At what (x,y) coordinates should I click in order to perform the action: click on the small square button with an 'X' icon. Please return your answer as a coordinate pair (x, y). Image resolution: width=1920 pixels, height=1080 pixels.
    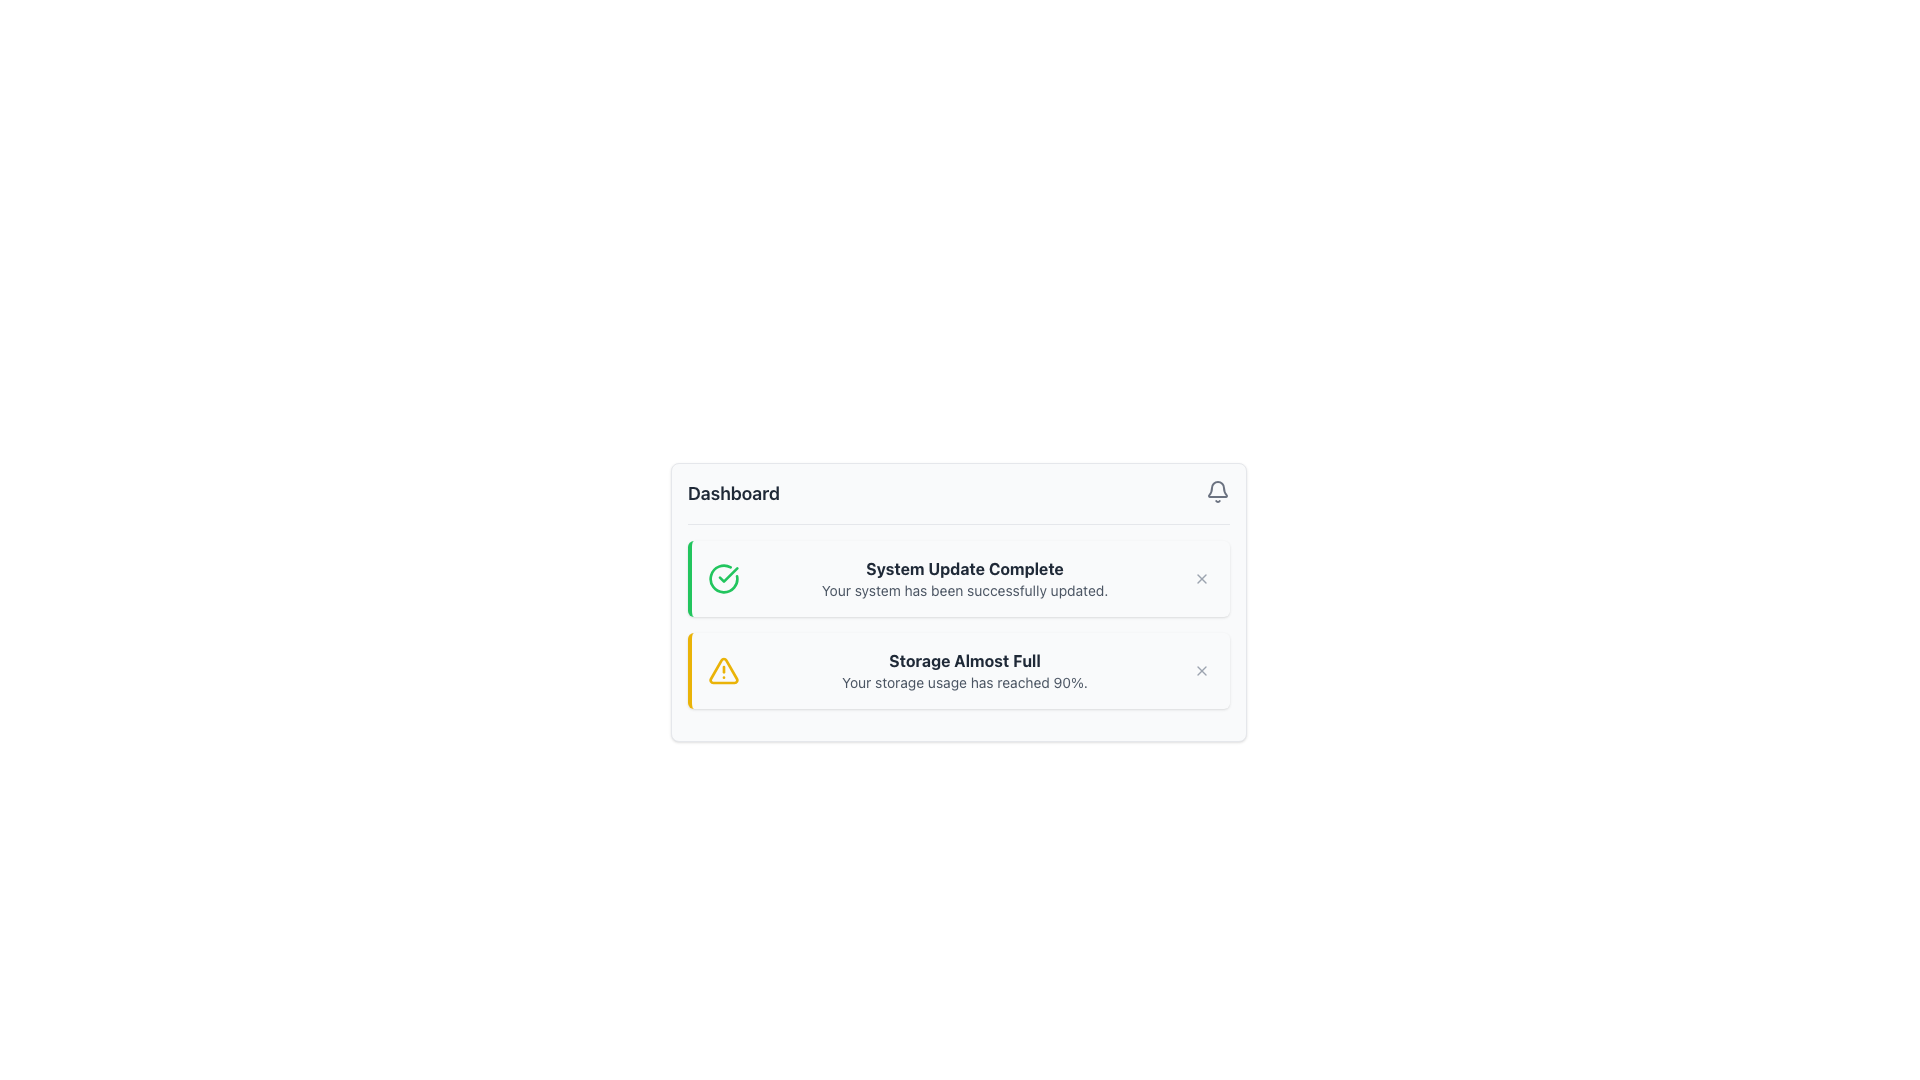
    Looking at the image, I should click on (1200, 671).